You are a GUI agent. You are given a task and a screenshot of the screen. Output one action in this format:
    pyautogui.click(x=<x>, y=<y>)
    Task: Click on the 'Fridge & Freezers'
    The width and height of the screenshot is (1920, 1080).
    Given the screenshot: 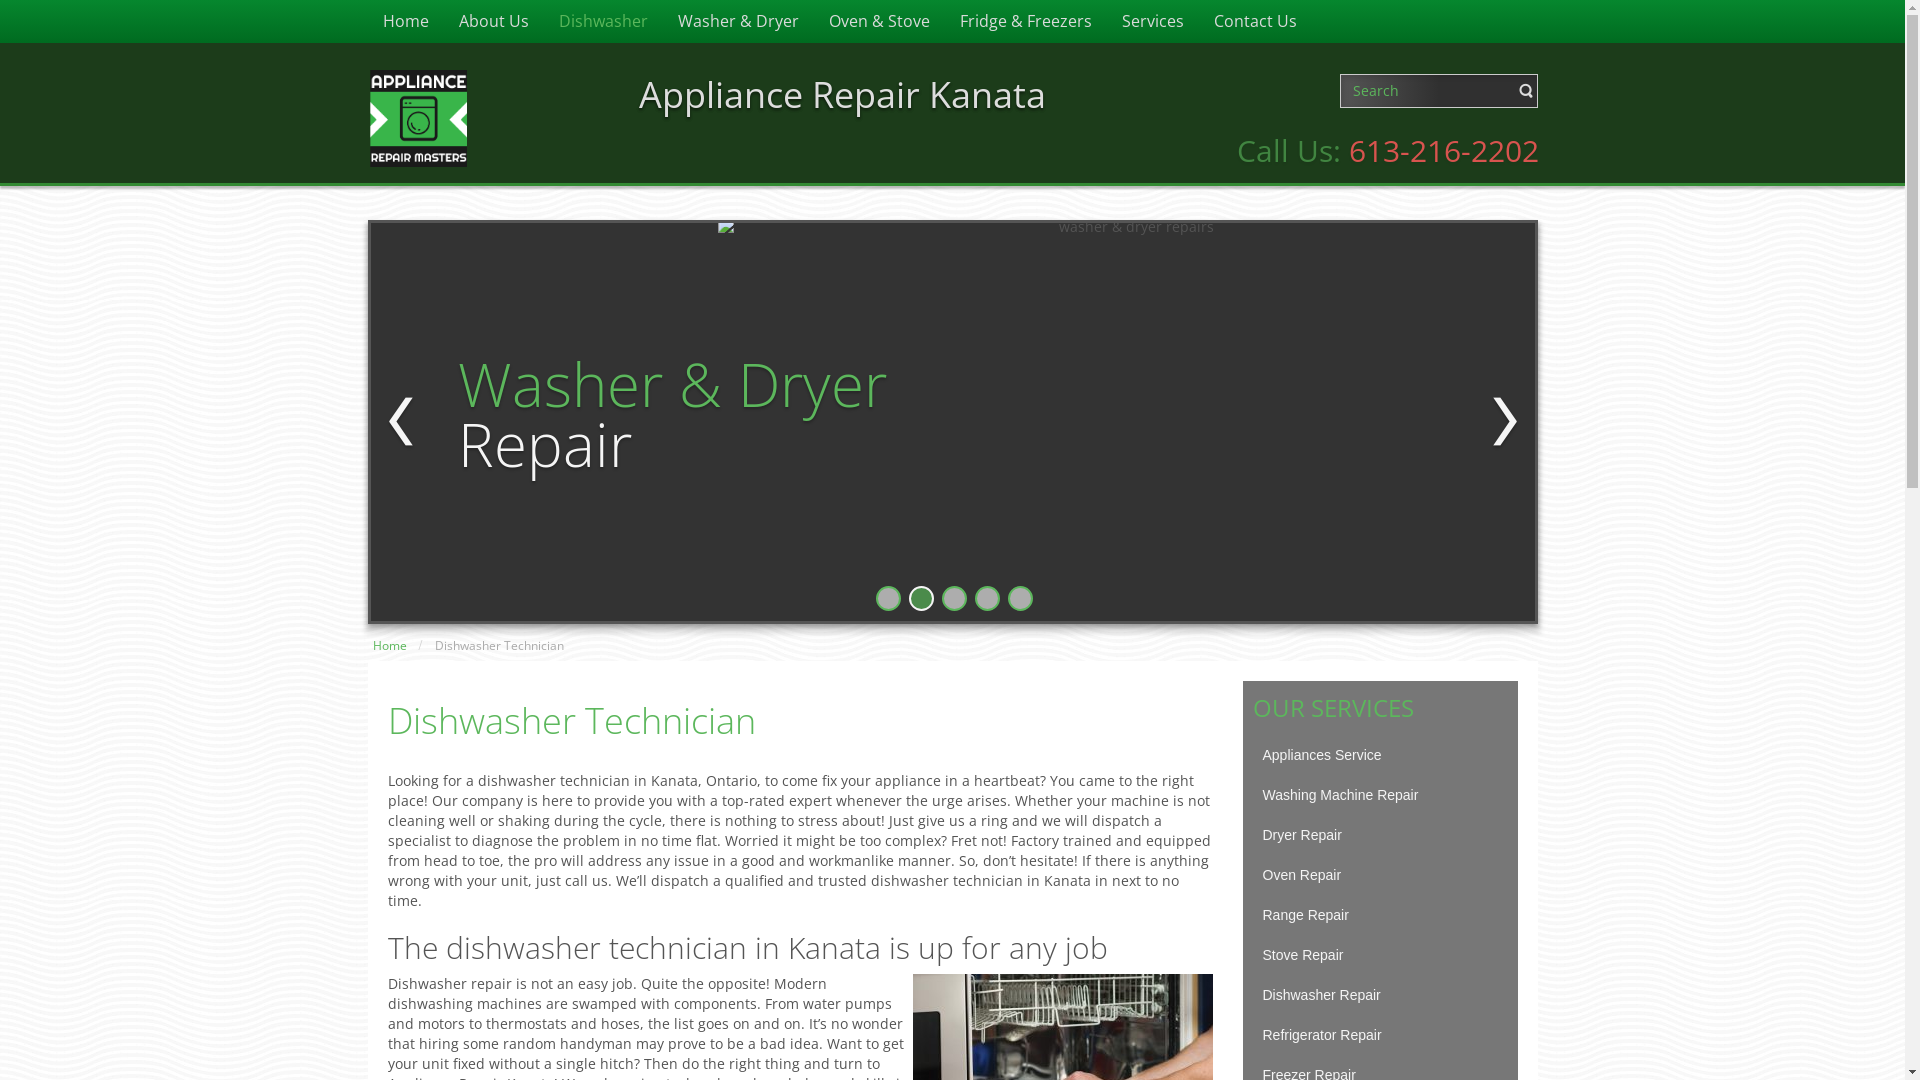 What is the action you would take?
    pyautogui.click(x=1025, y=21)
    